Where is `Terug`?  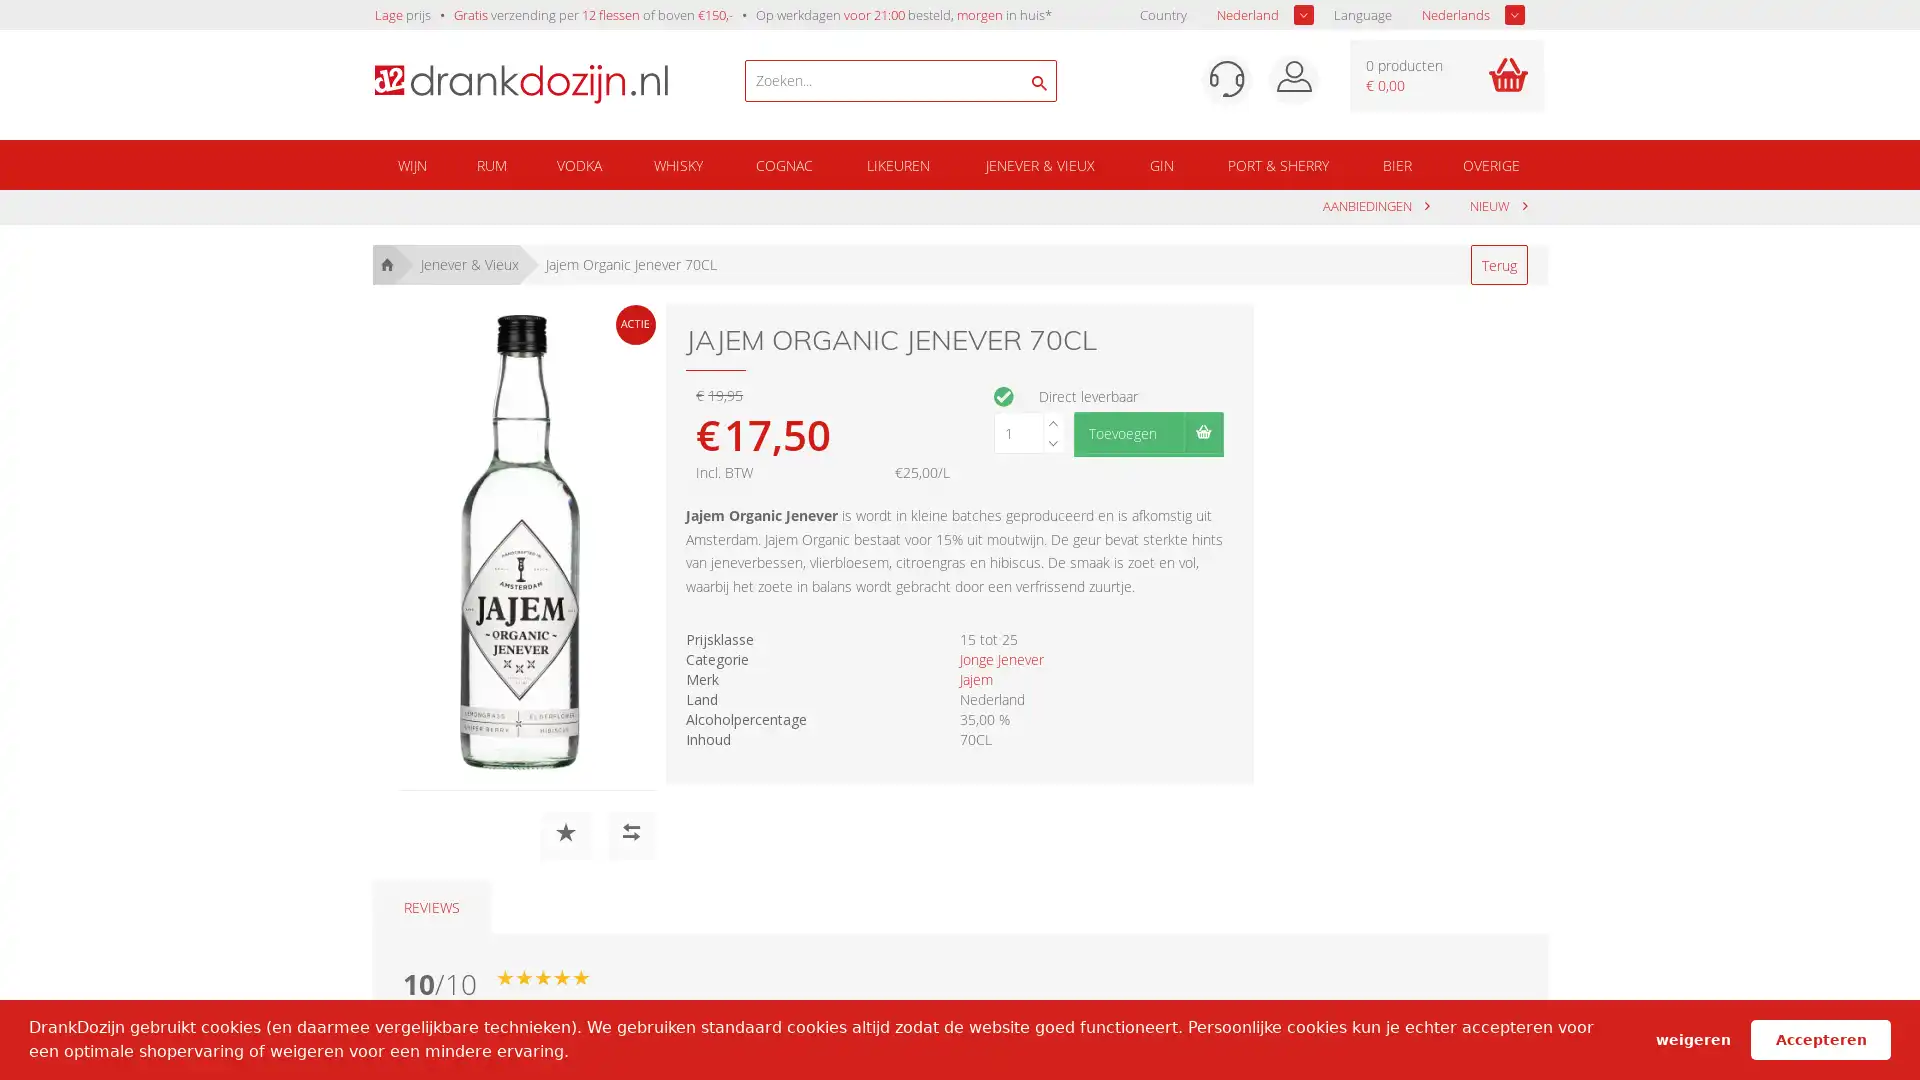 Terug is located at coordinates (1498, 264).